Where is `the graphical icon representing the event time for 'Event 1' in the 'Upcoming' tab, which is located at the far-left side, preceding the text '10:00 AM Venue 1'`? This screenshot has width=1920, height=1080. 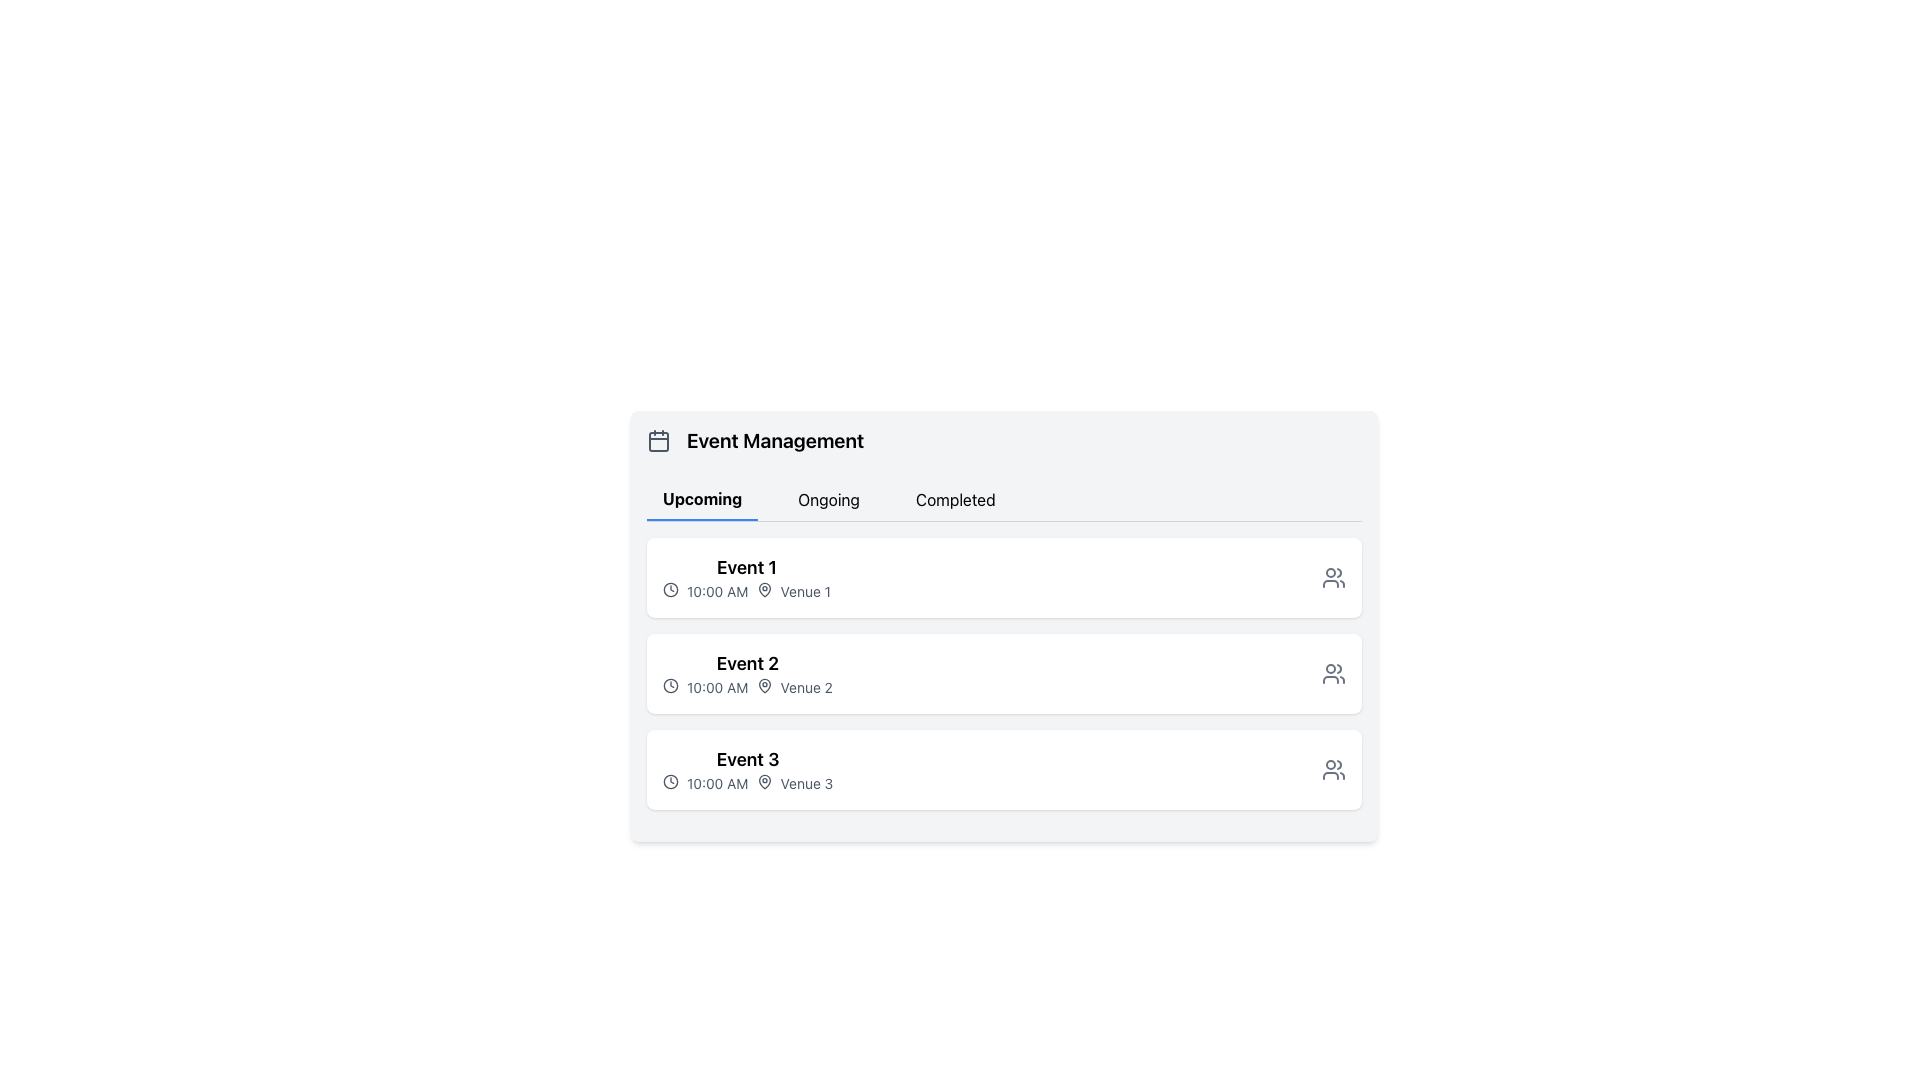 the graphical icon representing the event time for 'Event 1' in the 'Upcoming' tab, which is located at the far-left side, preceding the text '10:00 AM Venue 1' is located at coordinates (671, 589).